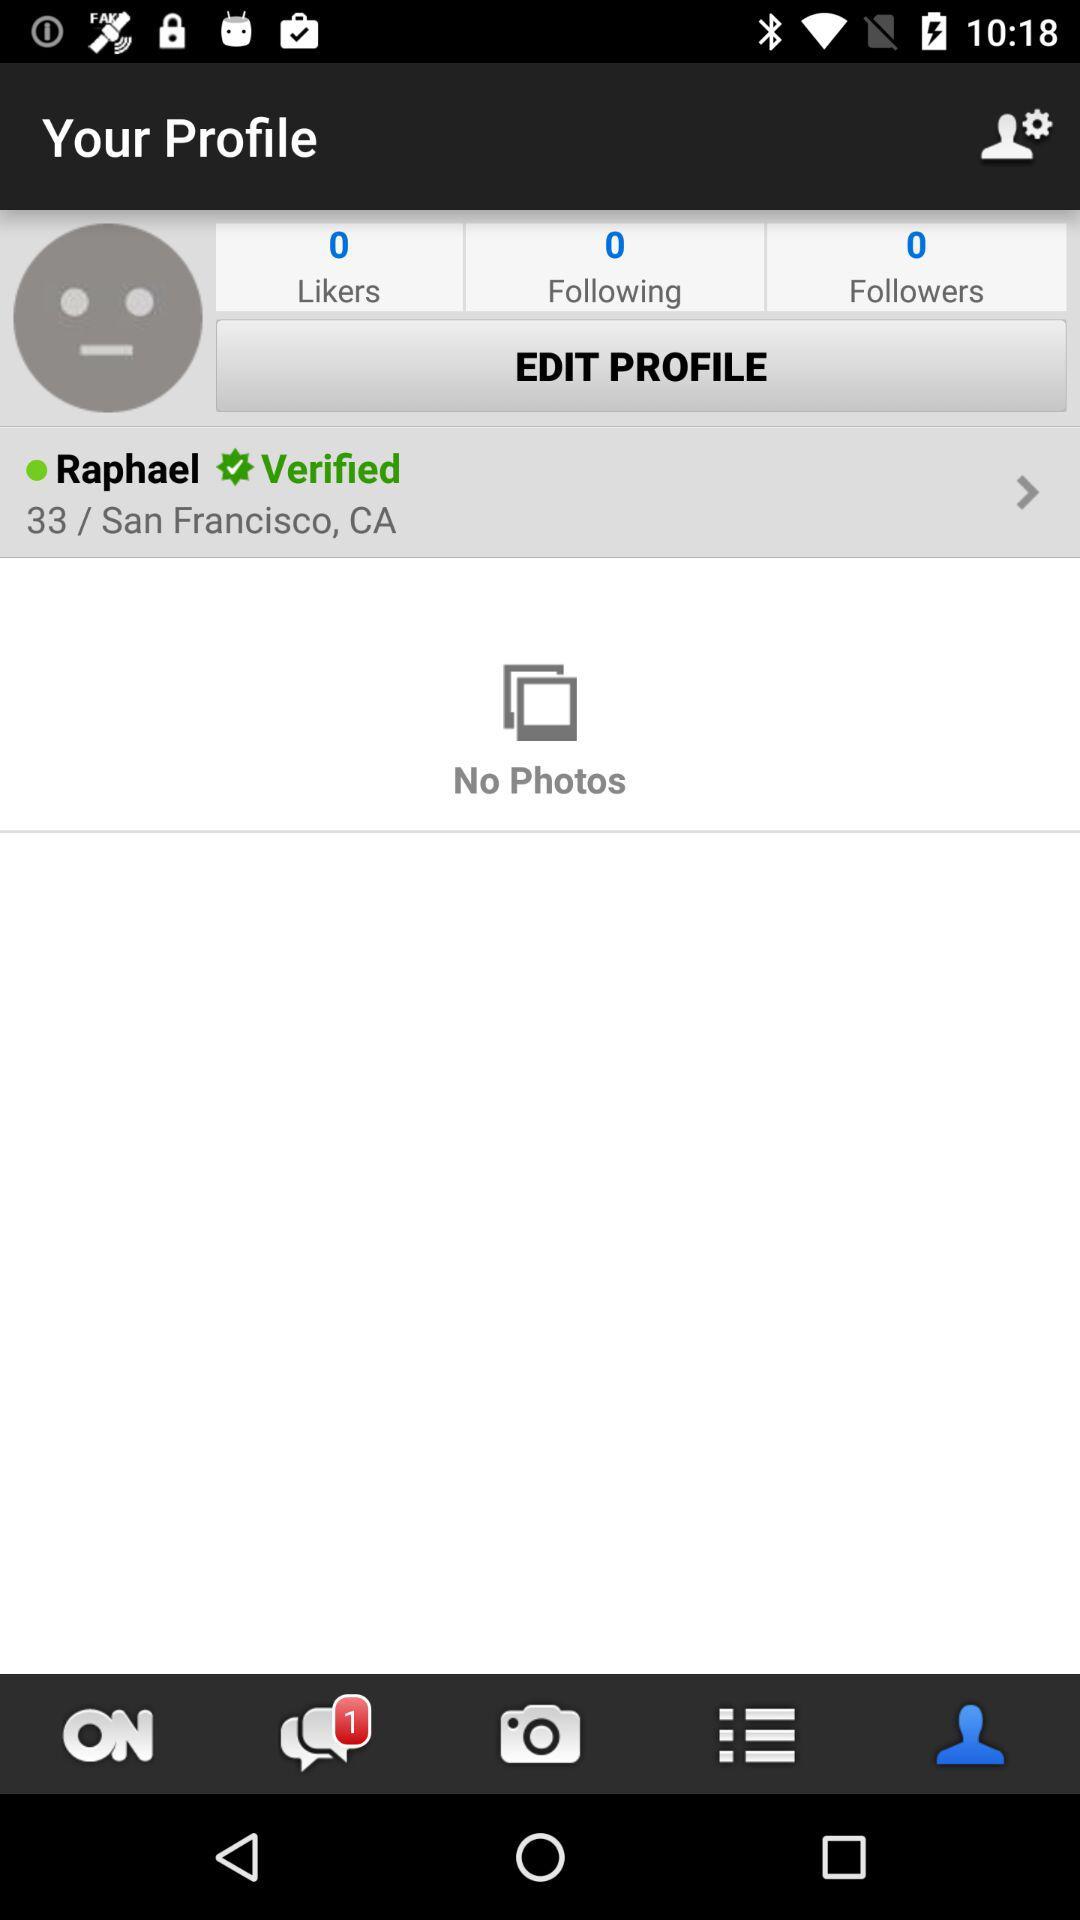 The height and width of the screenshot is (1920, 1080). What do you see at coordinates (641, 365) in the screenshot?
I see `item below likers item` at bounding box center [641, 365].